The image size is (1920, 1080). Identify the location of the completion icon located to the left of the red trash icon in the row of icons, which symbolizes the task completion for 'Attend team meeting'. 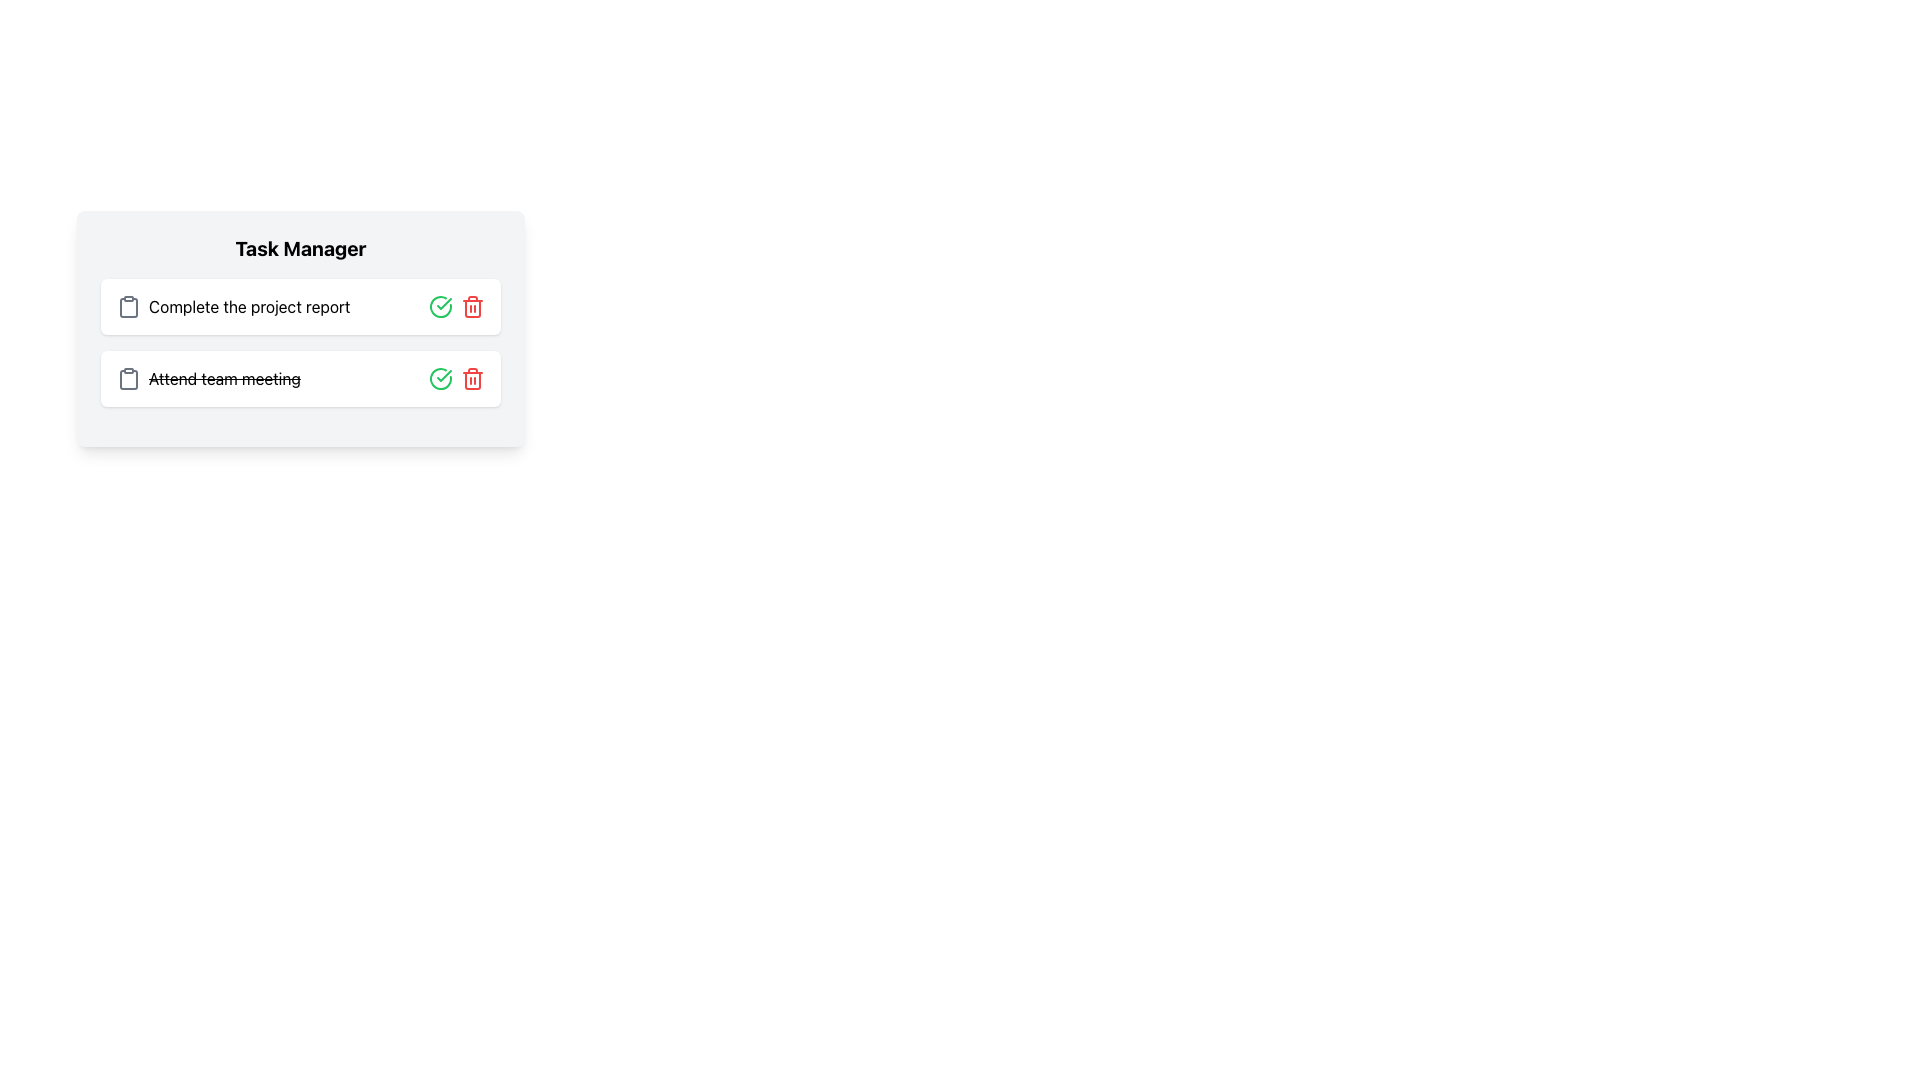
(440, 378).